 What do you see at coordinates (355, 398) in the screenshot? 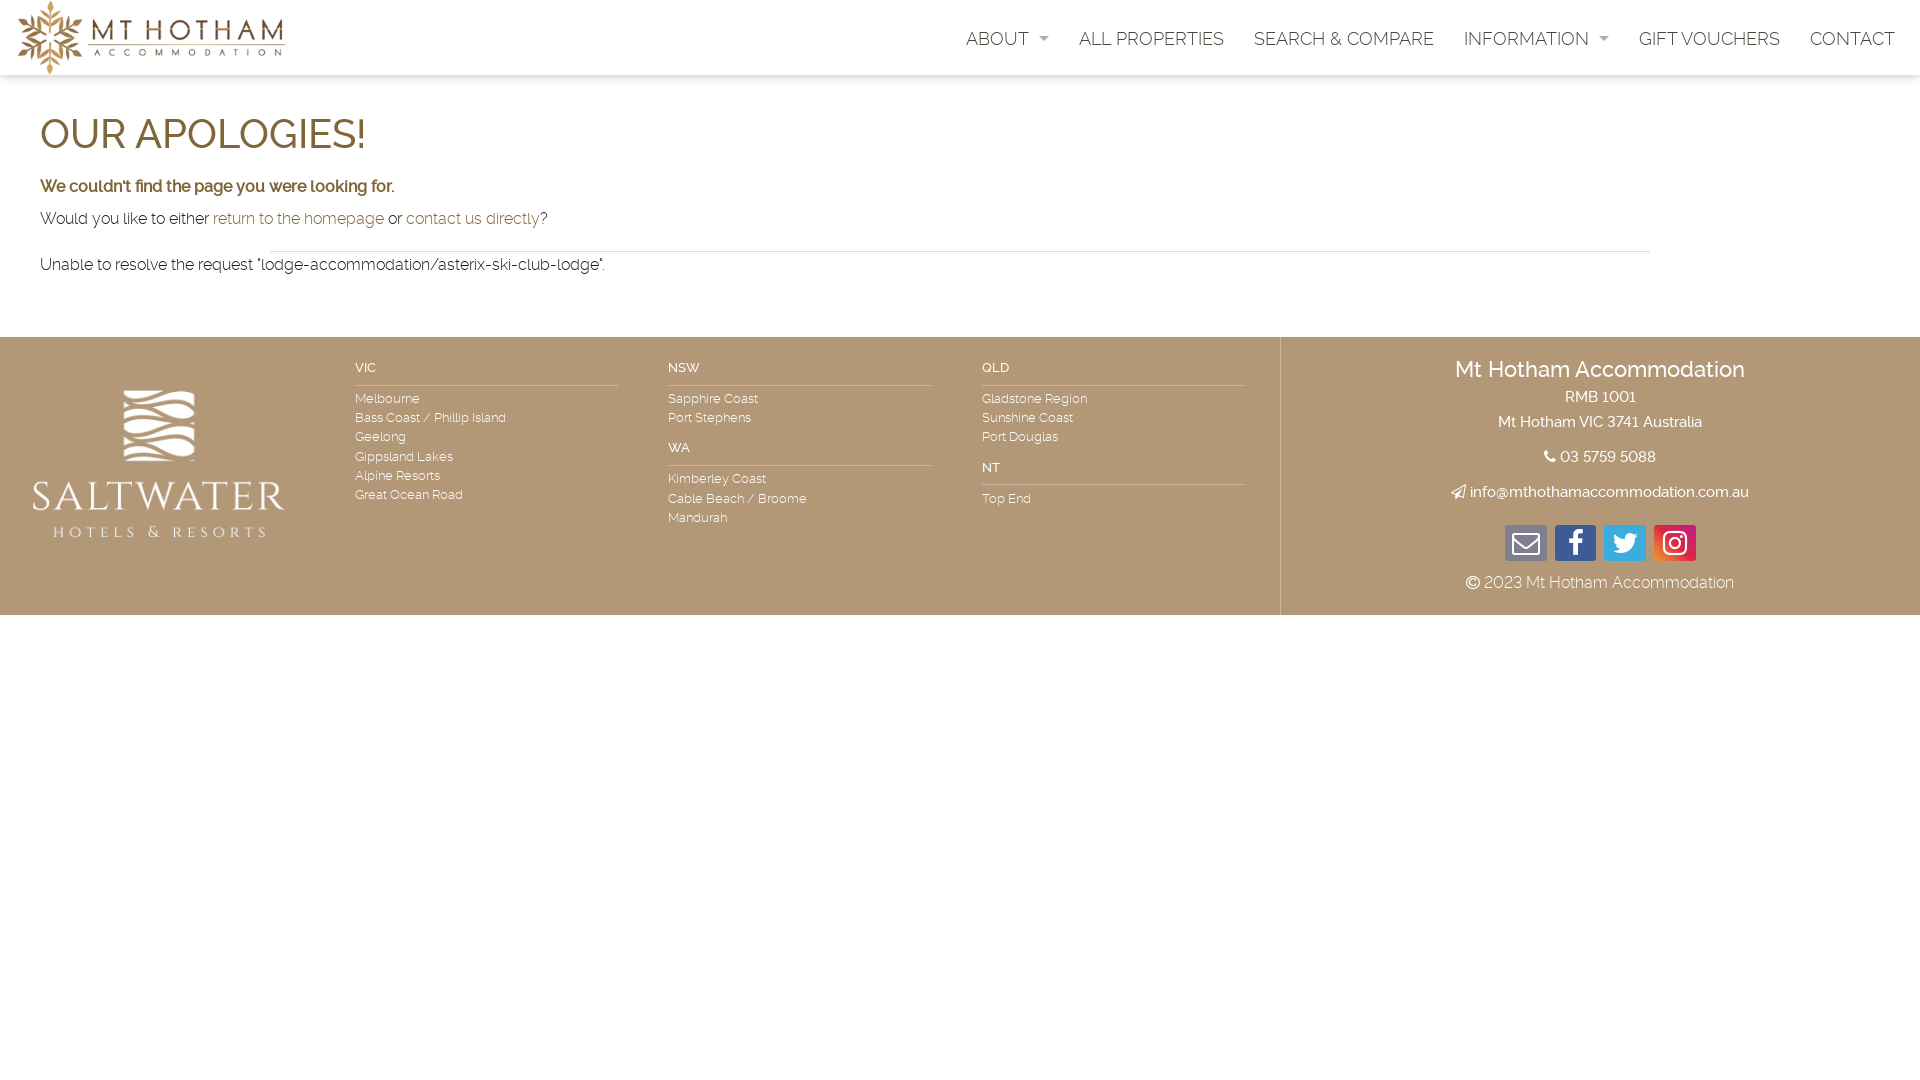
I see `'Melbourne'` at bounding box center [355, 398].